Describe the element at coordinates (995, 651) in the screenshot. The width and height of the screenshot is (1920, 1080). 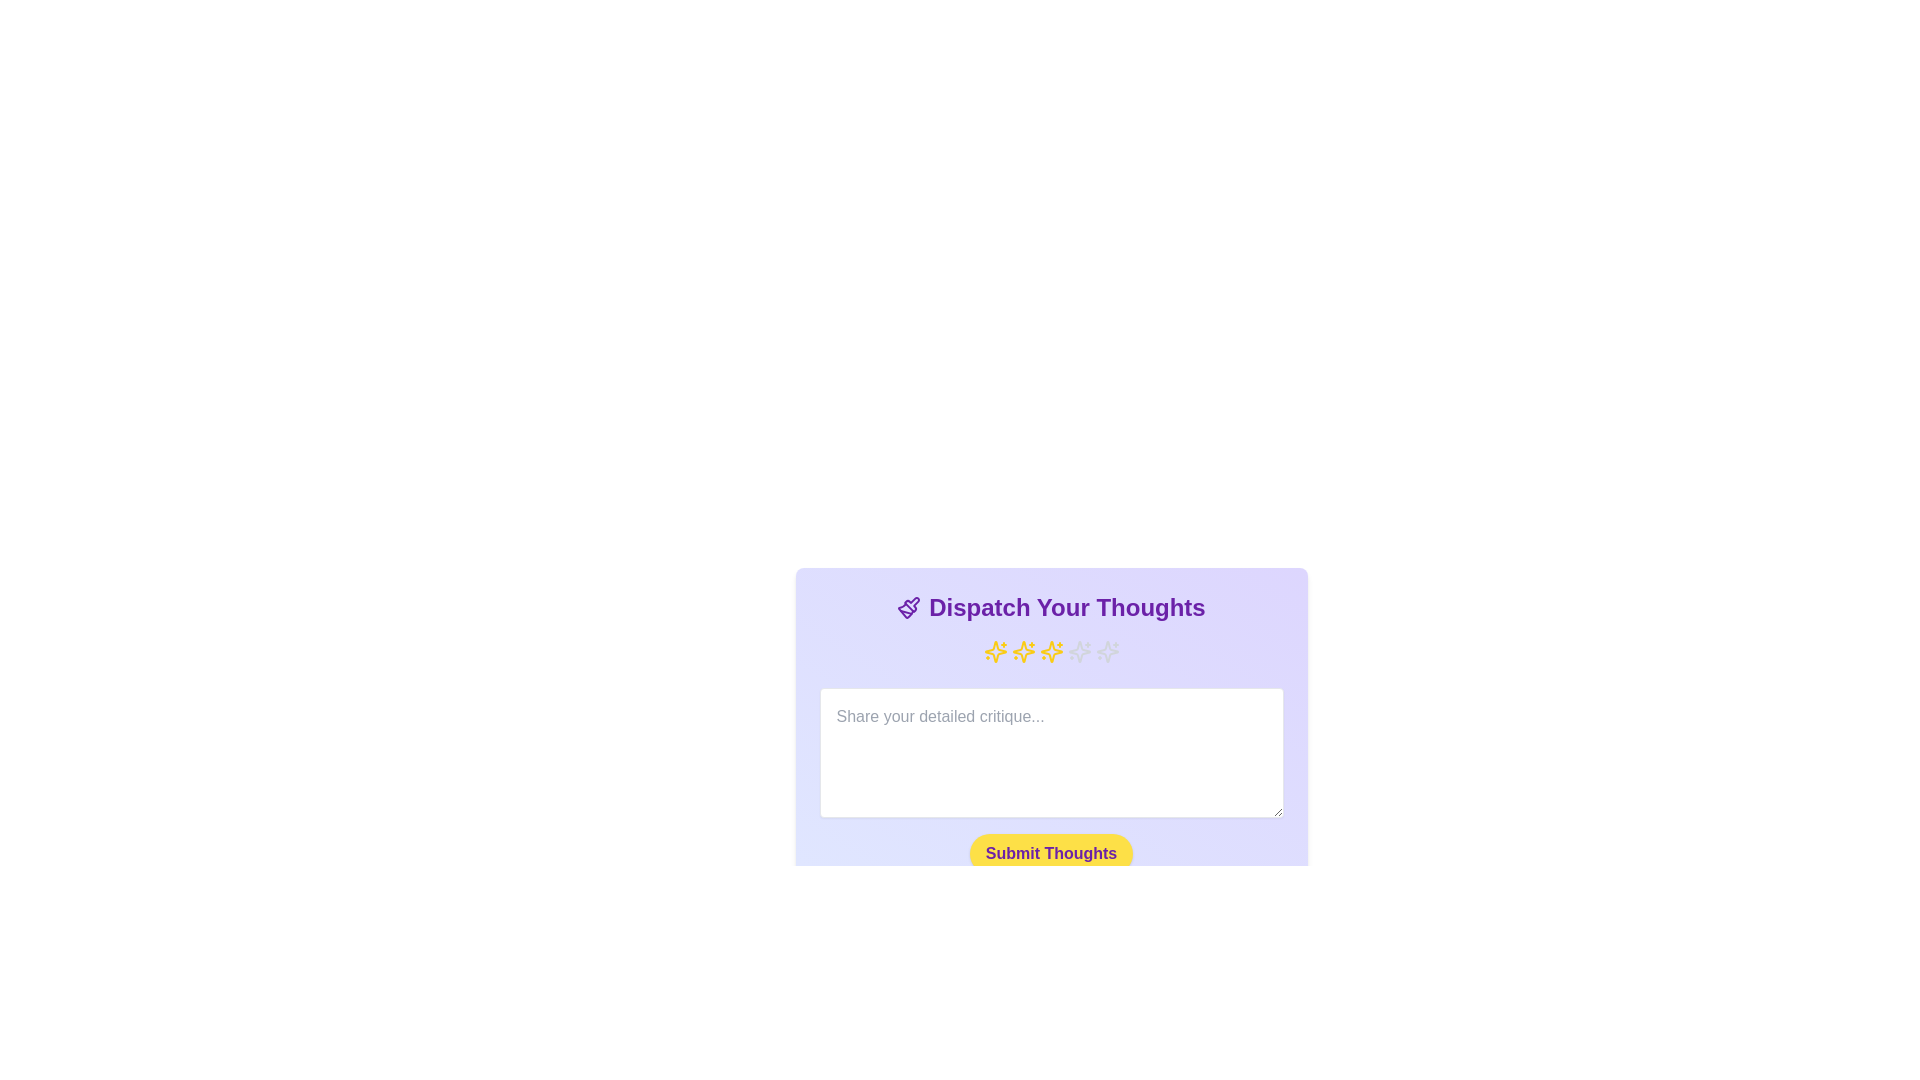
I see `the rating to 1 stars by clicking on the corresponding star icon` at that location.